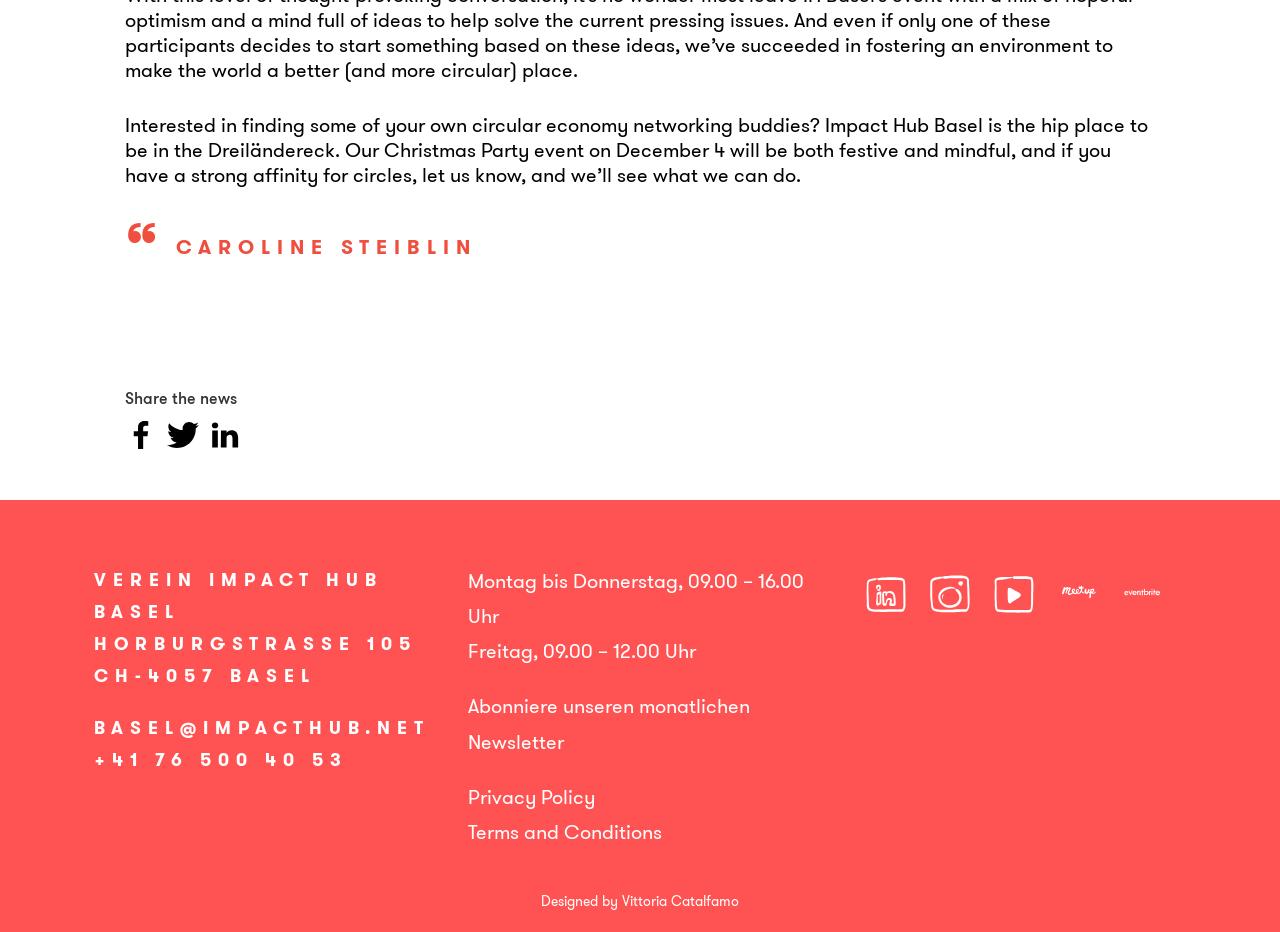 This screenshot has width=1280, height=932. Describe the element at coordinates (261, 726) in the screenshot. I see `'basel@impacthub.net'` at that location.